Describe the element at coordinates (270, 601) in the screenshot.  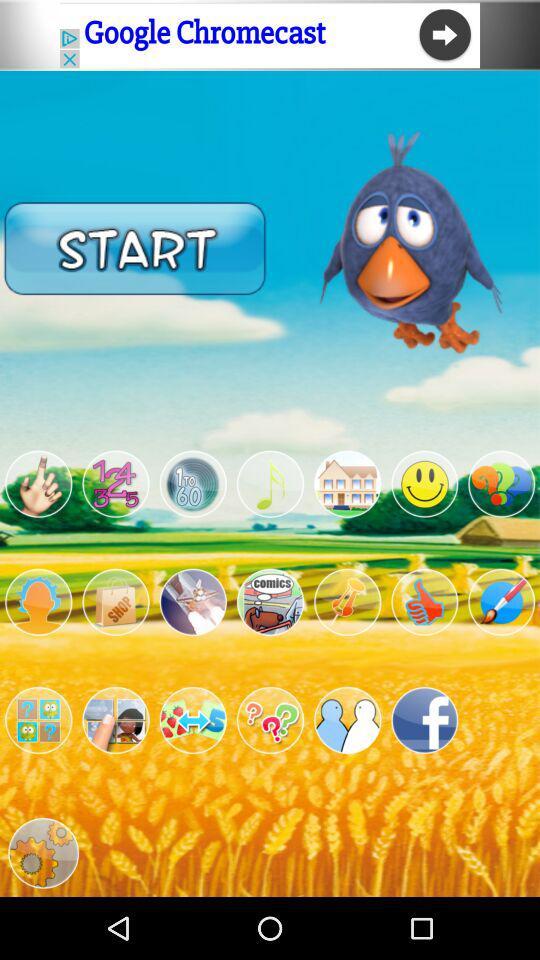
I see `app` at that location.